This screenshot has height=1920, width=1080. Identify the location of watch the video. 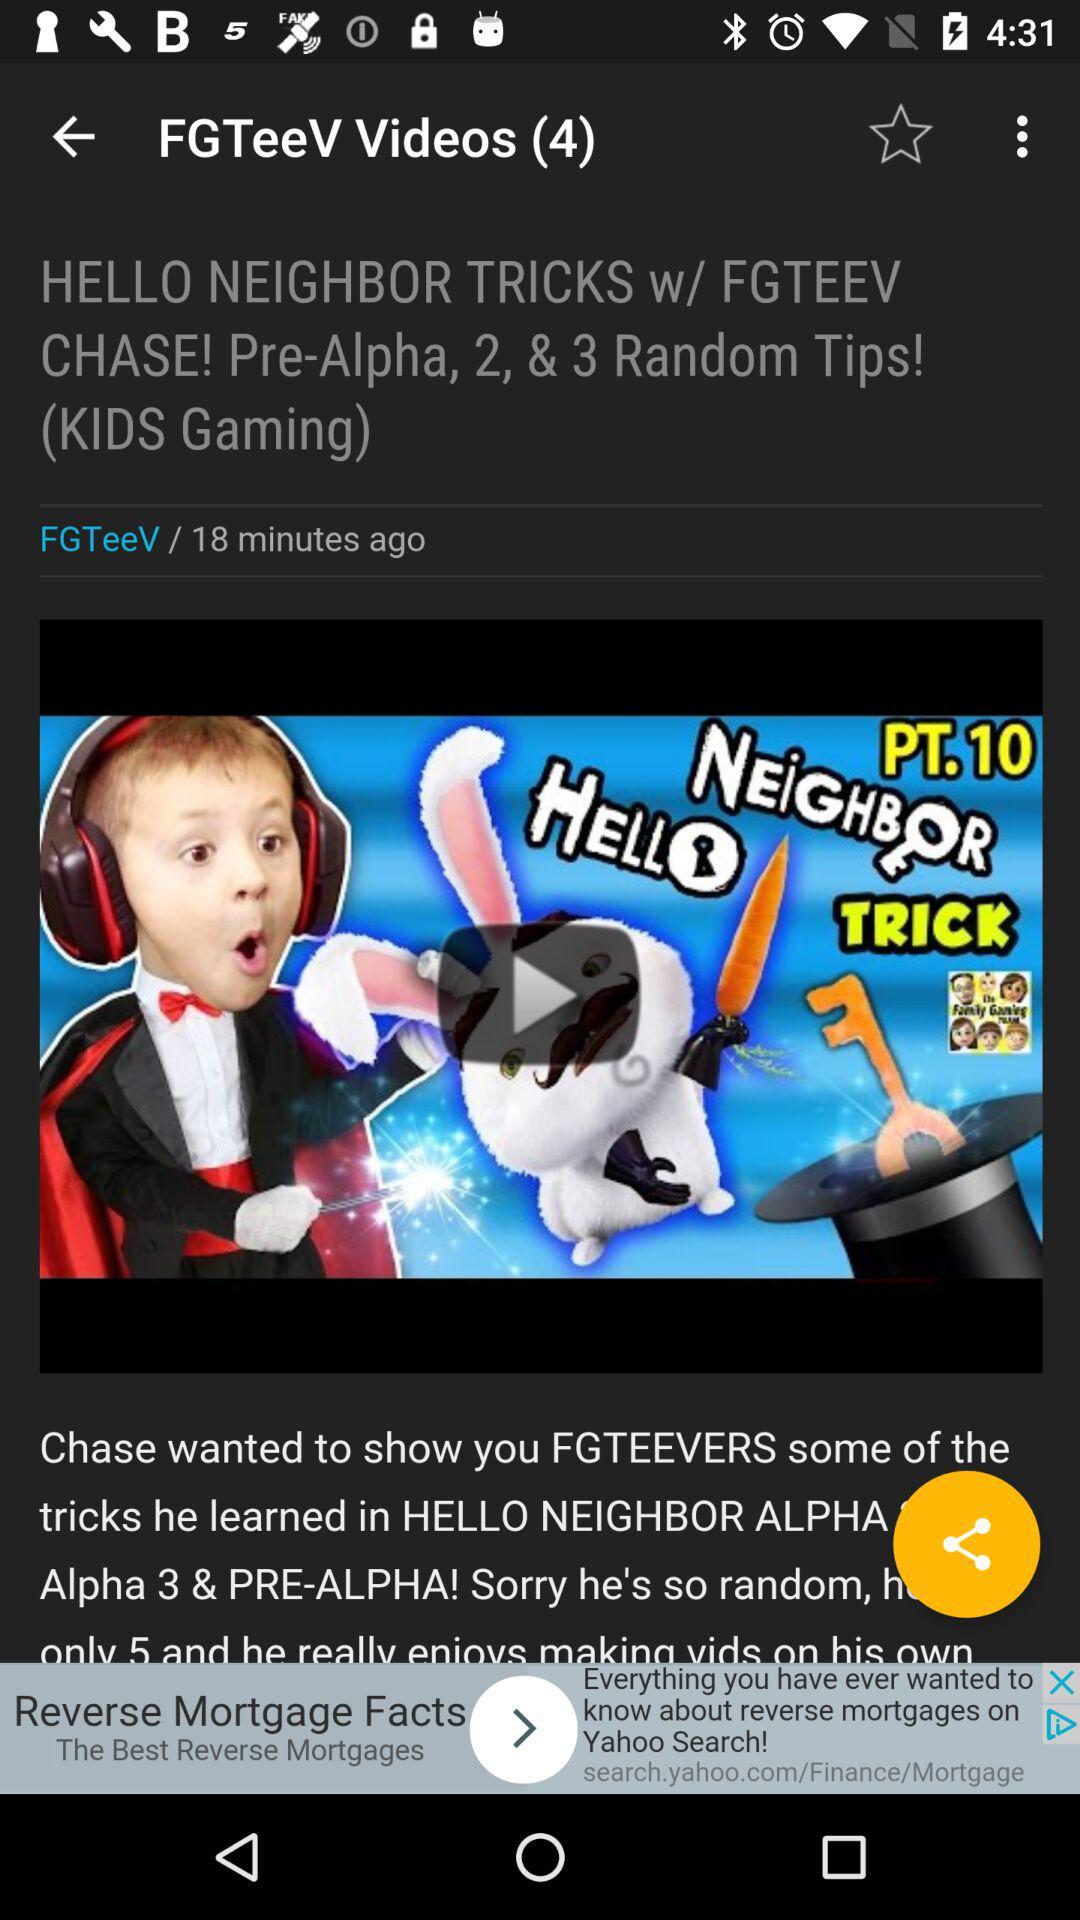
(540, 862).